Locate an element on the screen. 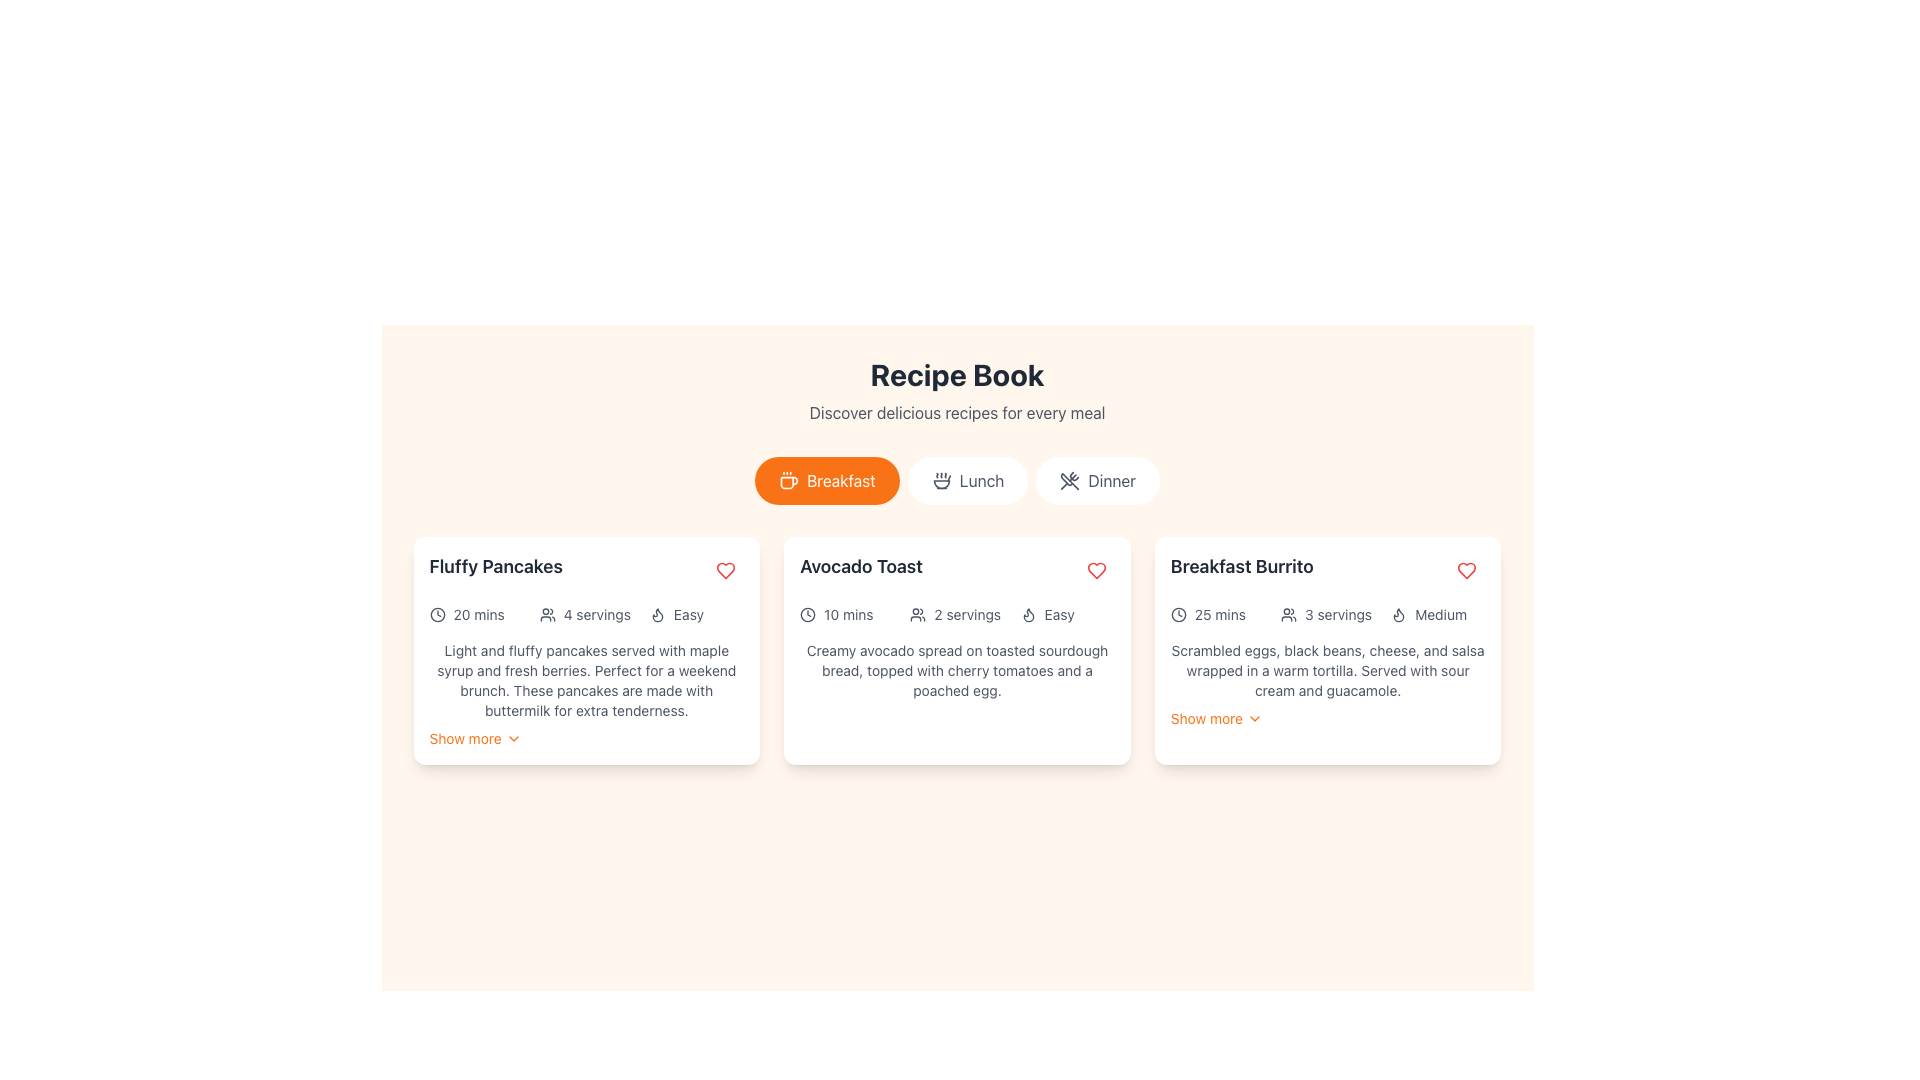  the Text label indicating the difficulty level of the recipe, located in the 'Avocado Toast' recipe card, positioned slightly closer to the top of the interface, to the right of the flame icon is located at coordinates (1058, 613).